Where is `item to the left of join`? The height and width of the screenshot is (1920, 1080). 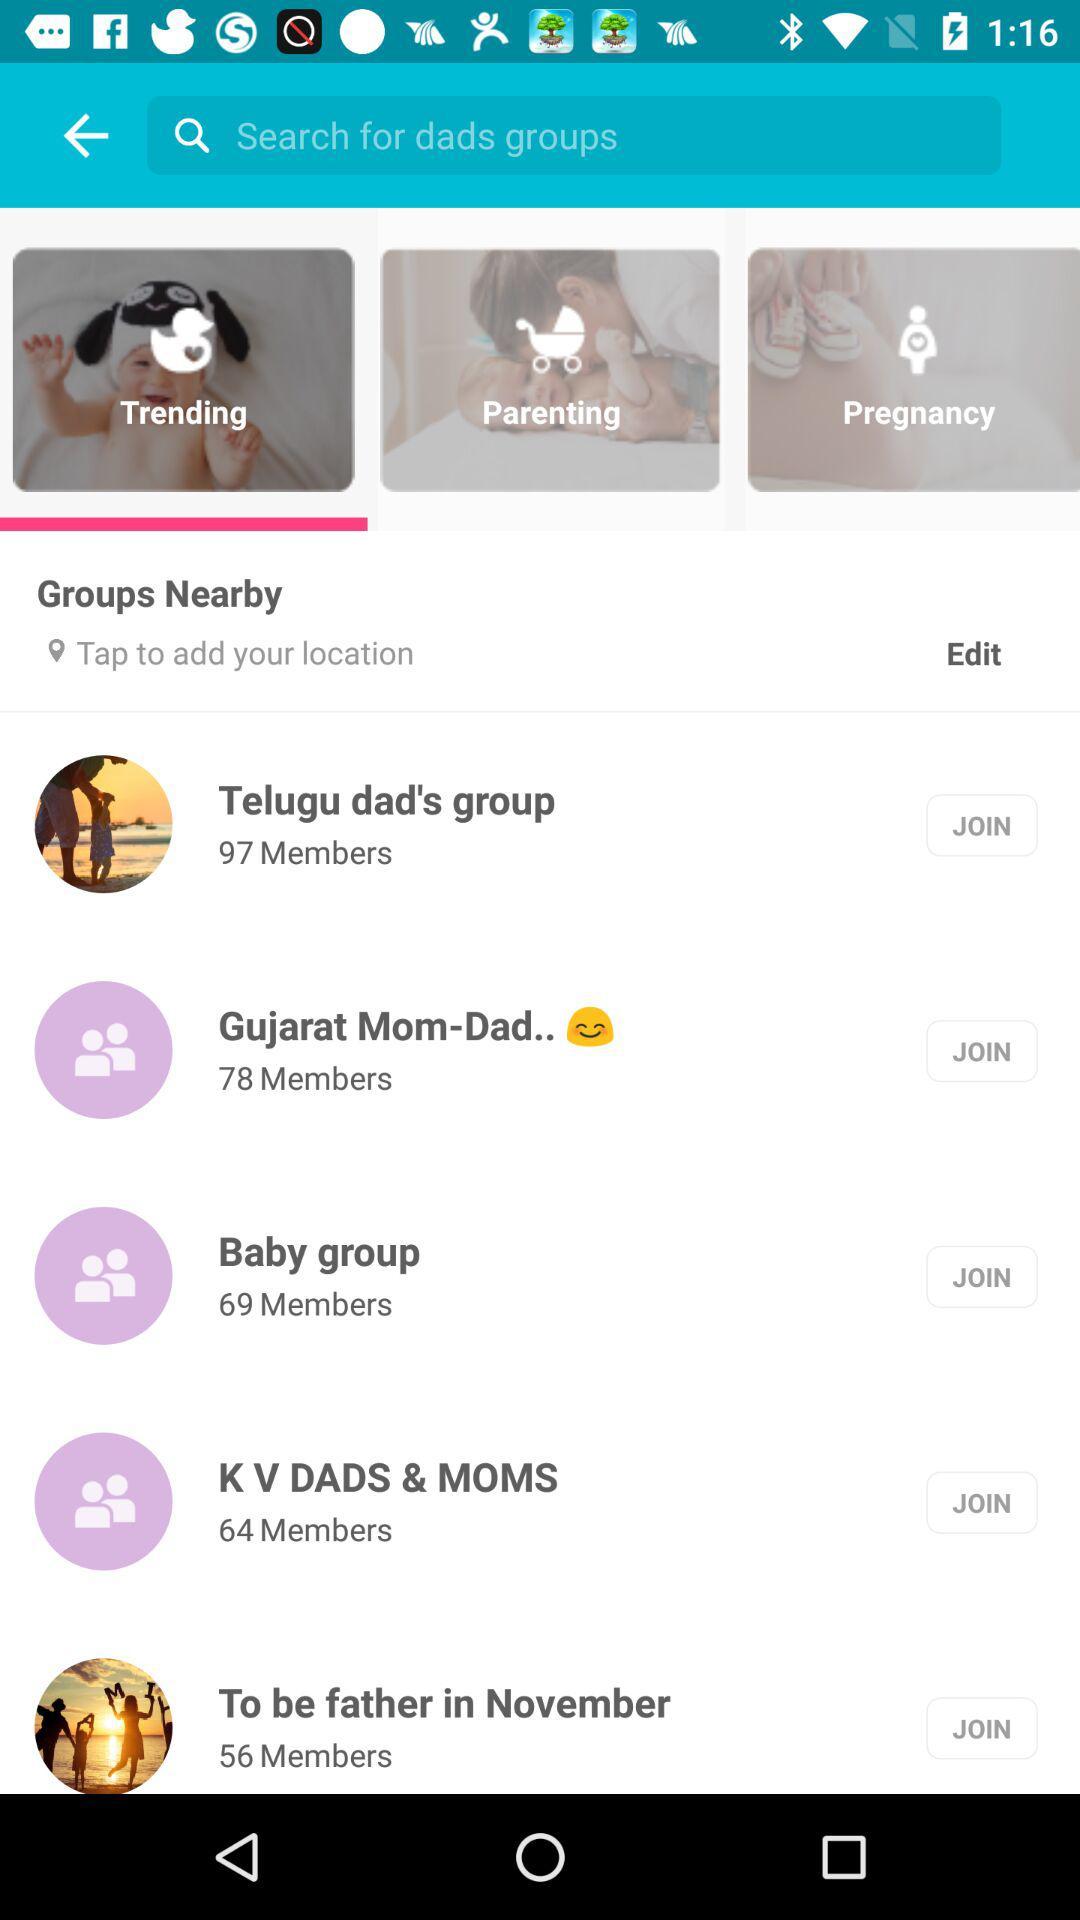
item to the left of join is located at coordinates (386, 798).